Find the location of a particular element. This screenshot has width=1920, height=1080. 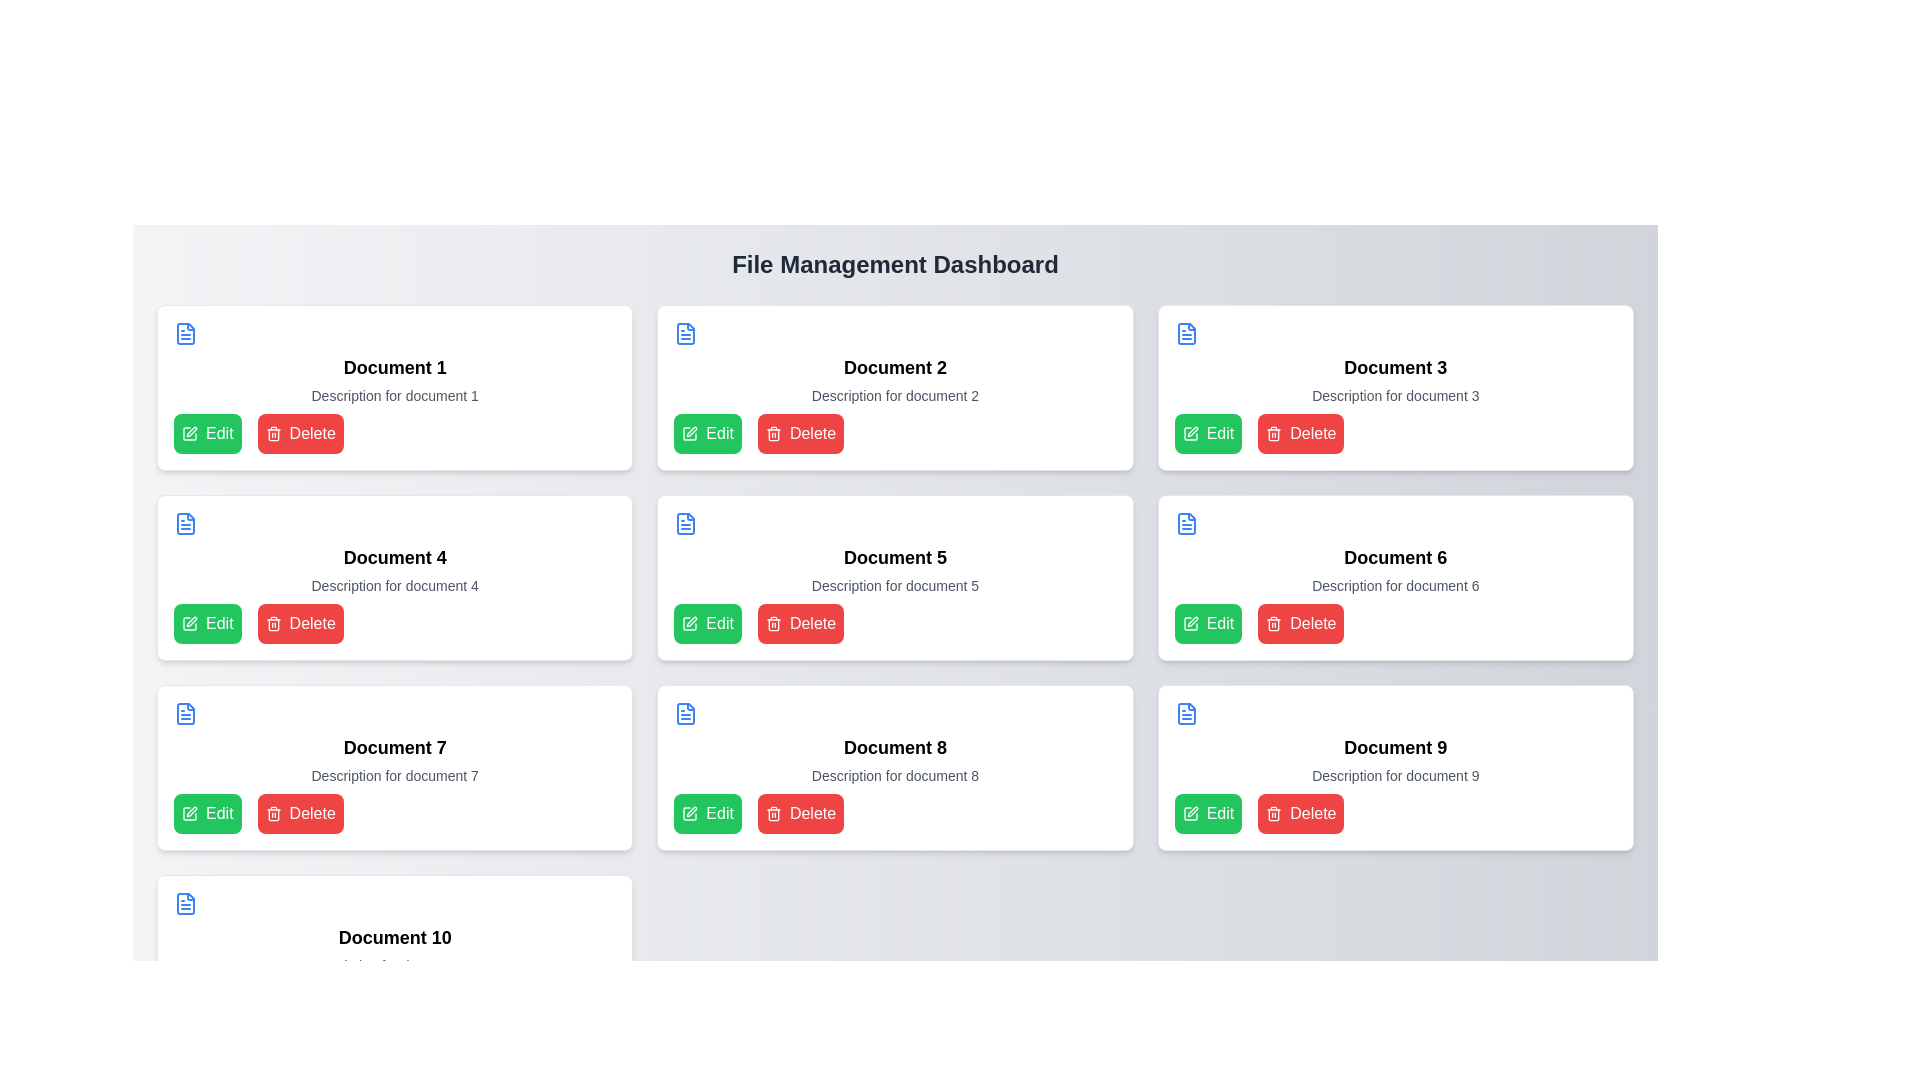

the second button in the 'Edit' and 'Delete' button group located in the top-left card of the document grid is located at coordinates (299, 433).